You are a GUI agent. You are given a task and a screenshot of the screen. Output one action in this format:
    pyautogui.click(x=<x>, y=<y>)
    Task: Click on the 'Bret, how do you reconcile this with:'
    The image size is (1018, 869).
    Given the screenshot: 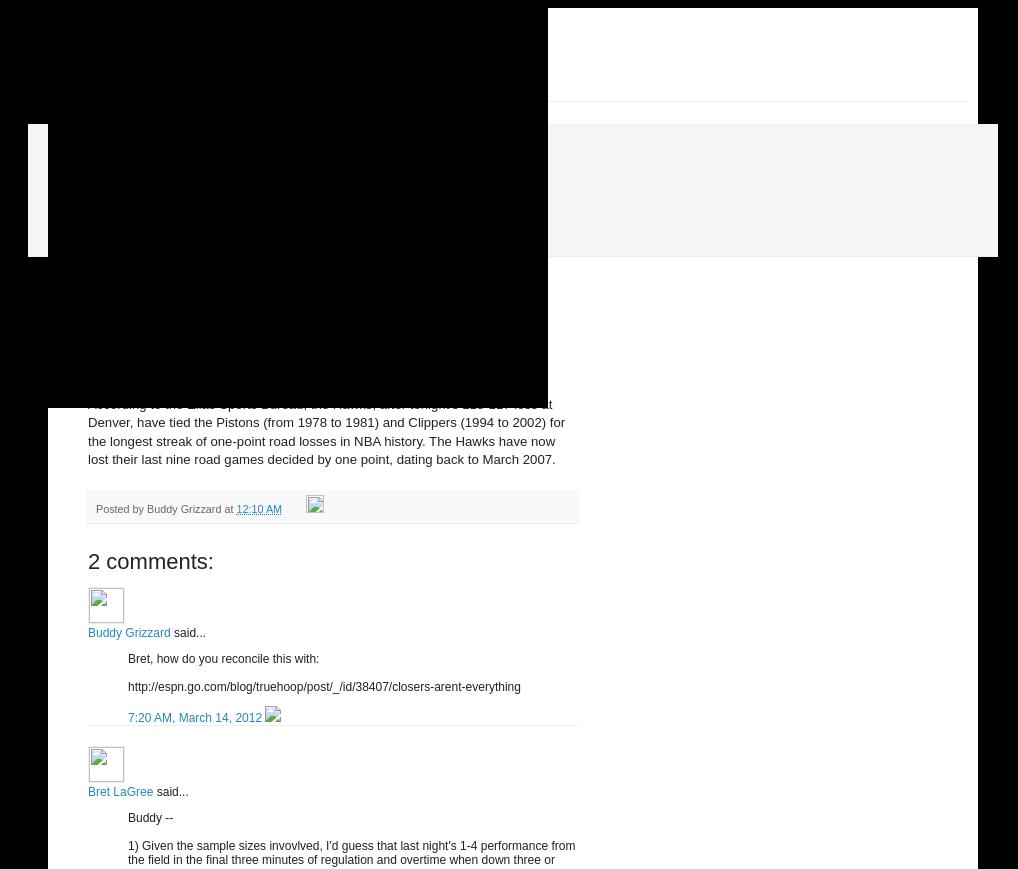 What is the action you would take?
    pyautogui.click(x=126, y=658)
    